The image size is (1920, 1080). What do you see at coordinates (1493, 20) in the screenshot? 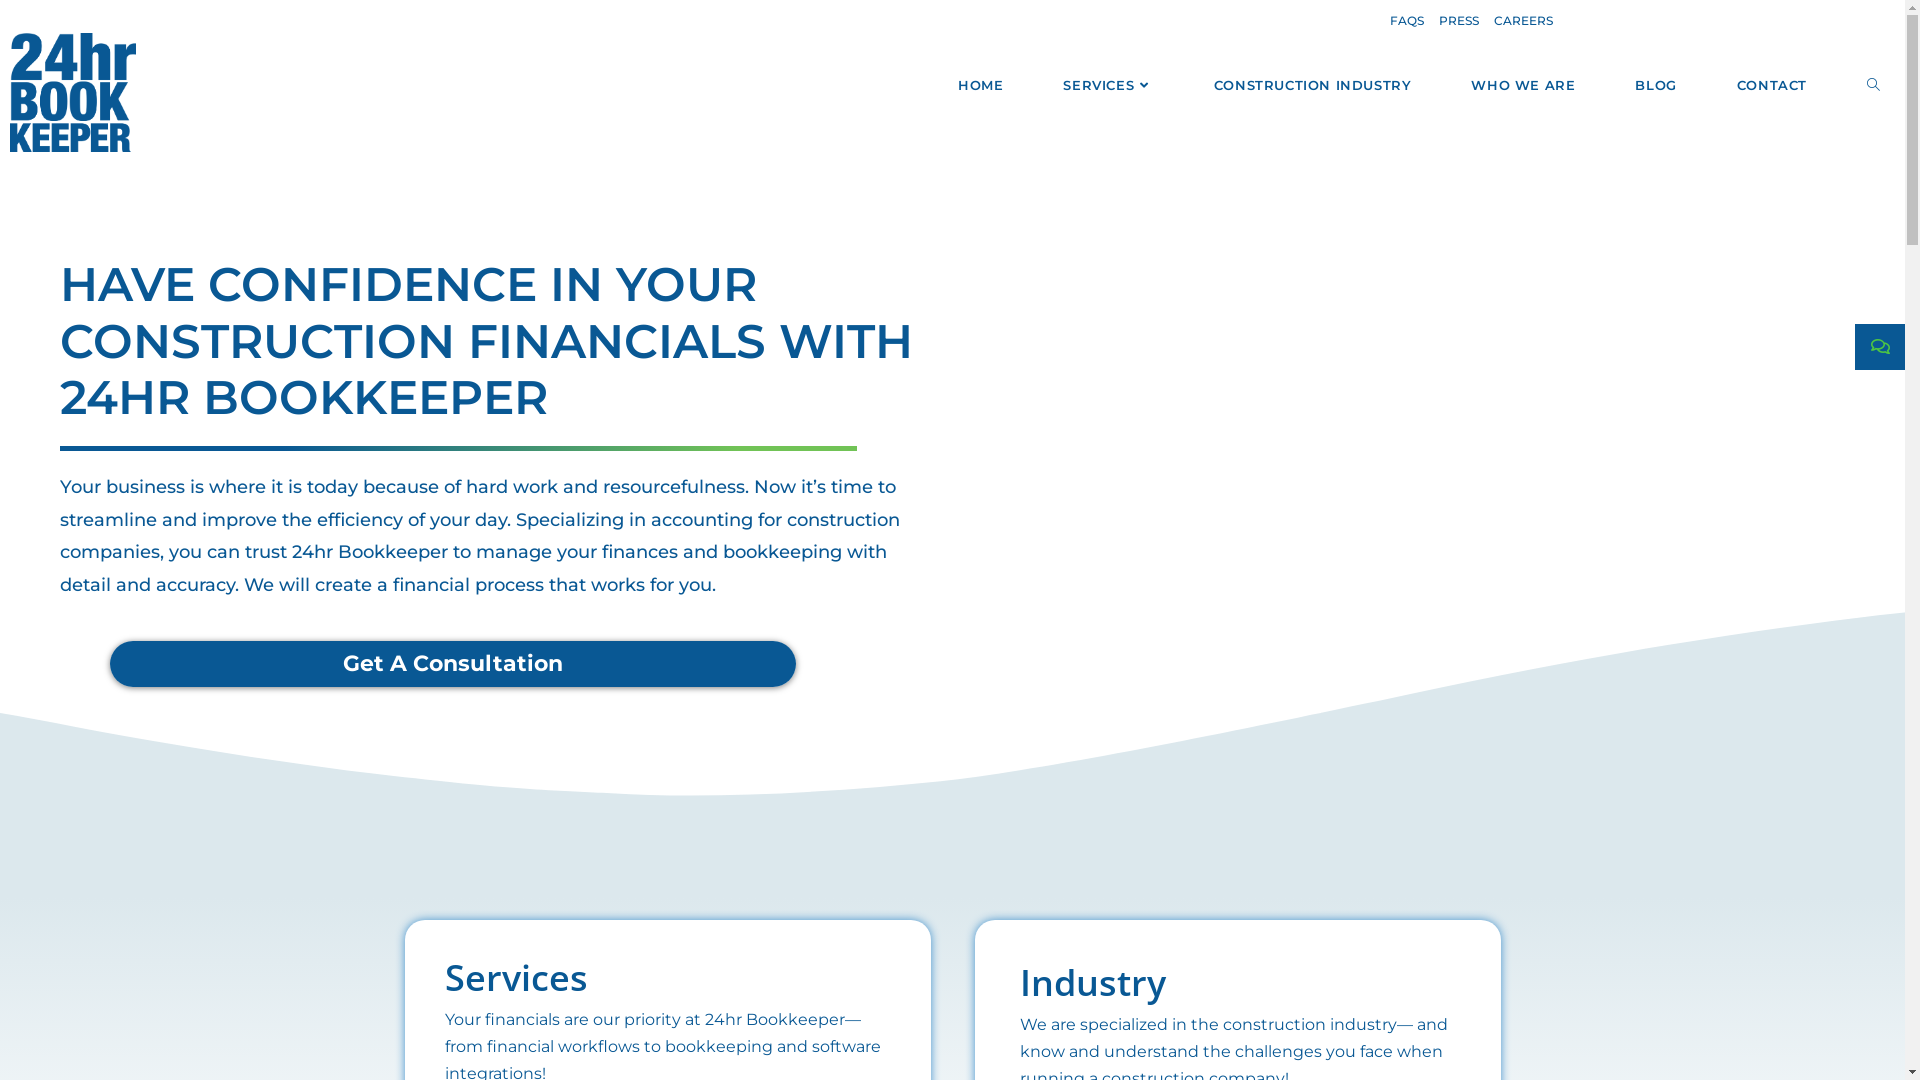
I see `'CAREERS'` at bounding box center [1493, 20].